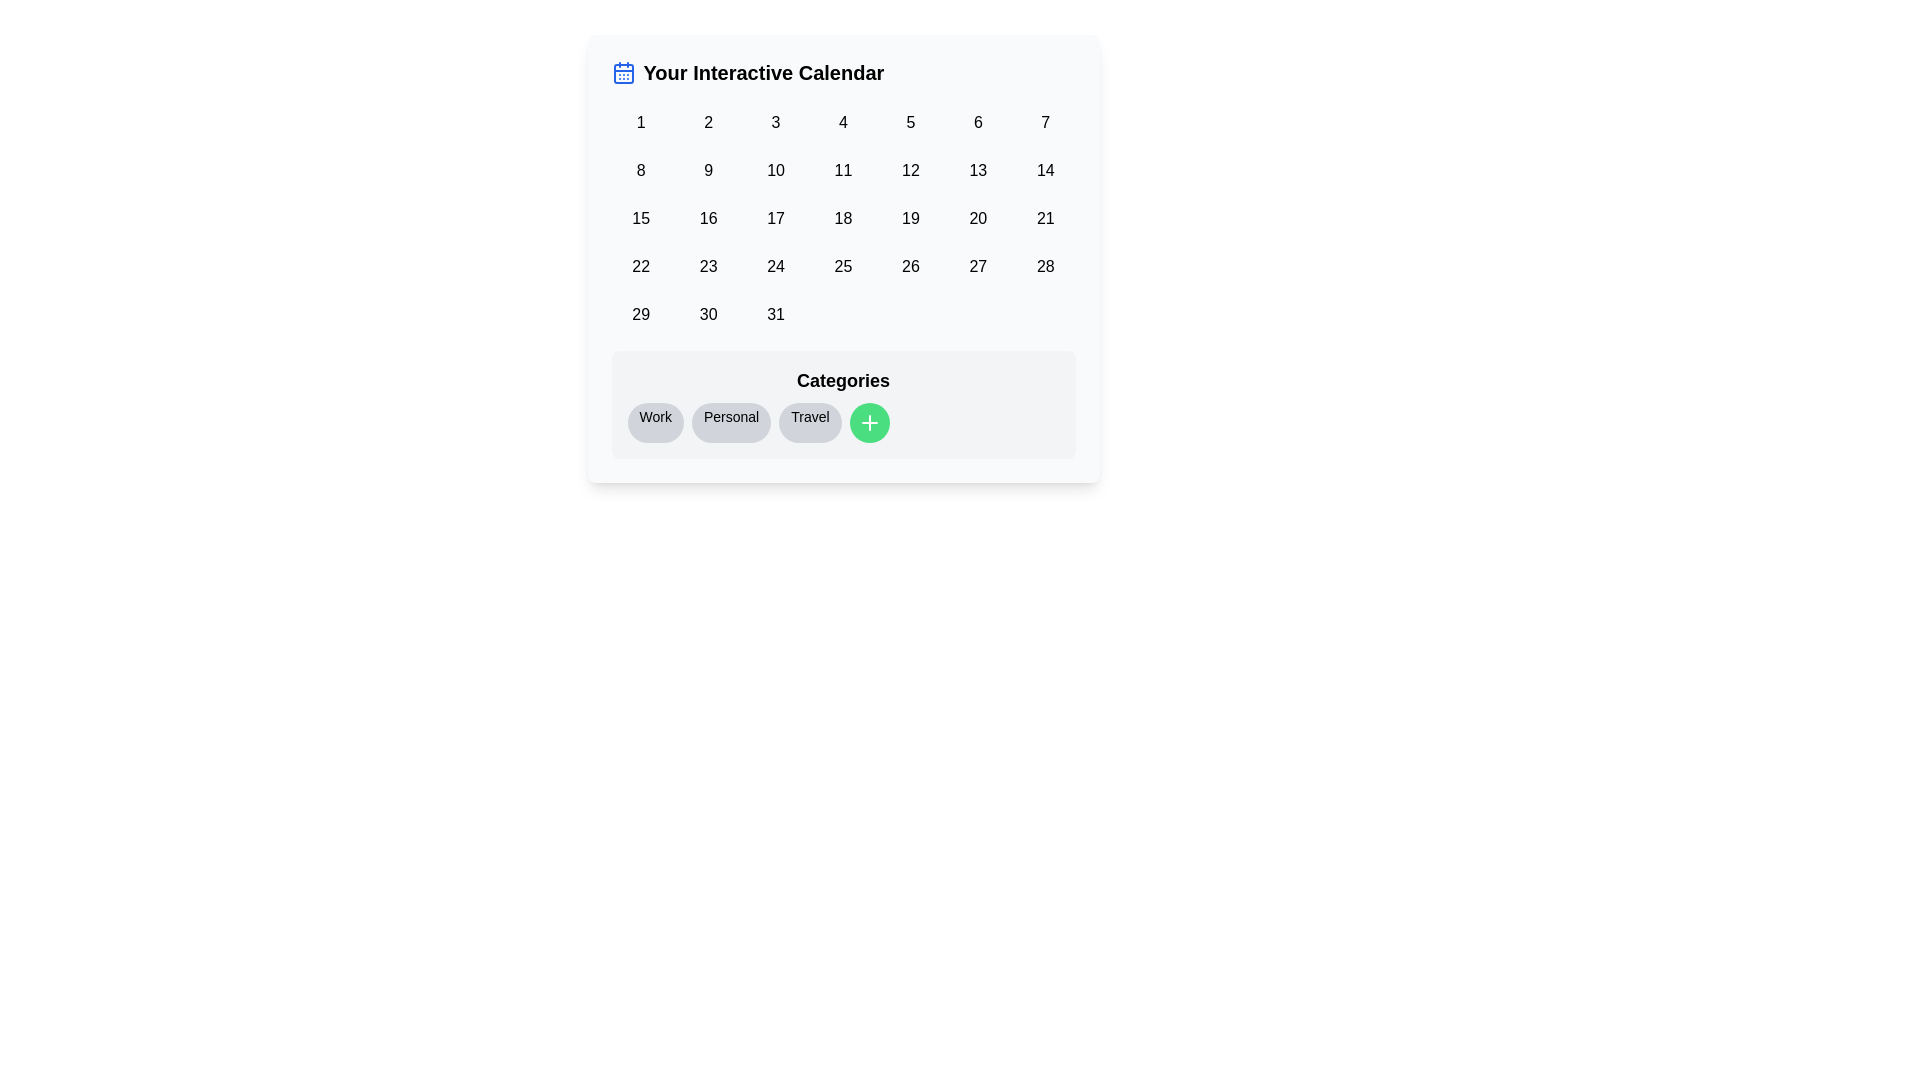  What do you see at coordinates (641, 315) in the screenshot?
I see `the interactive date element '29' on the calendar grid` at bounding box center [641, 315].